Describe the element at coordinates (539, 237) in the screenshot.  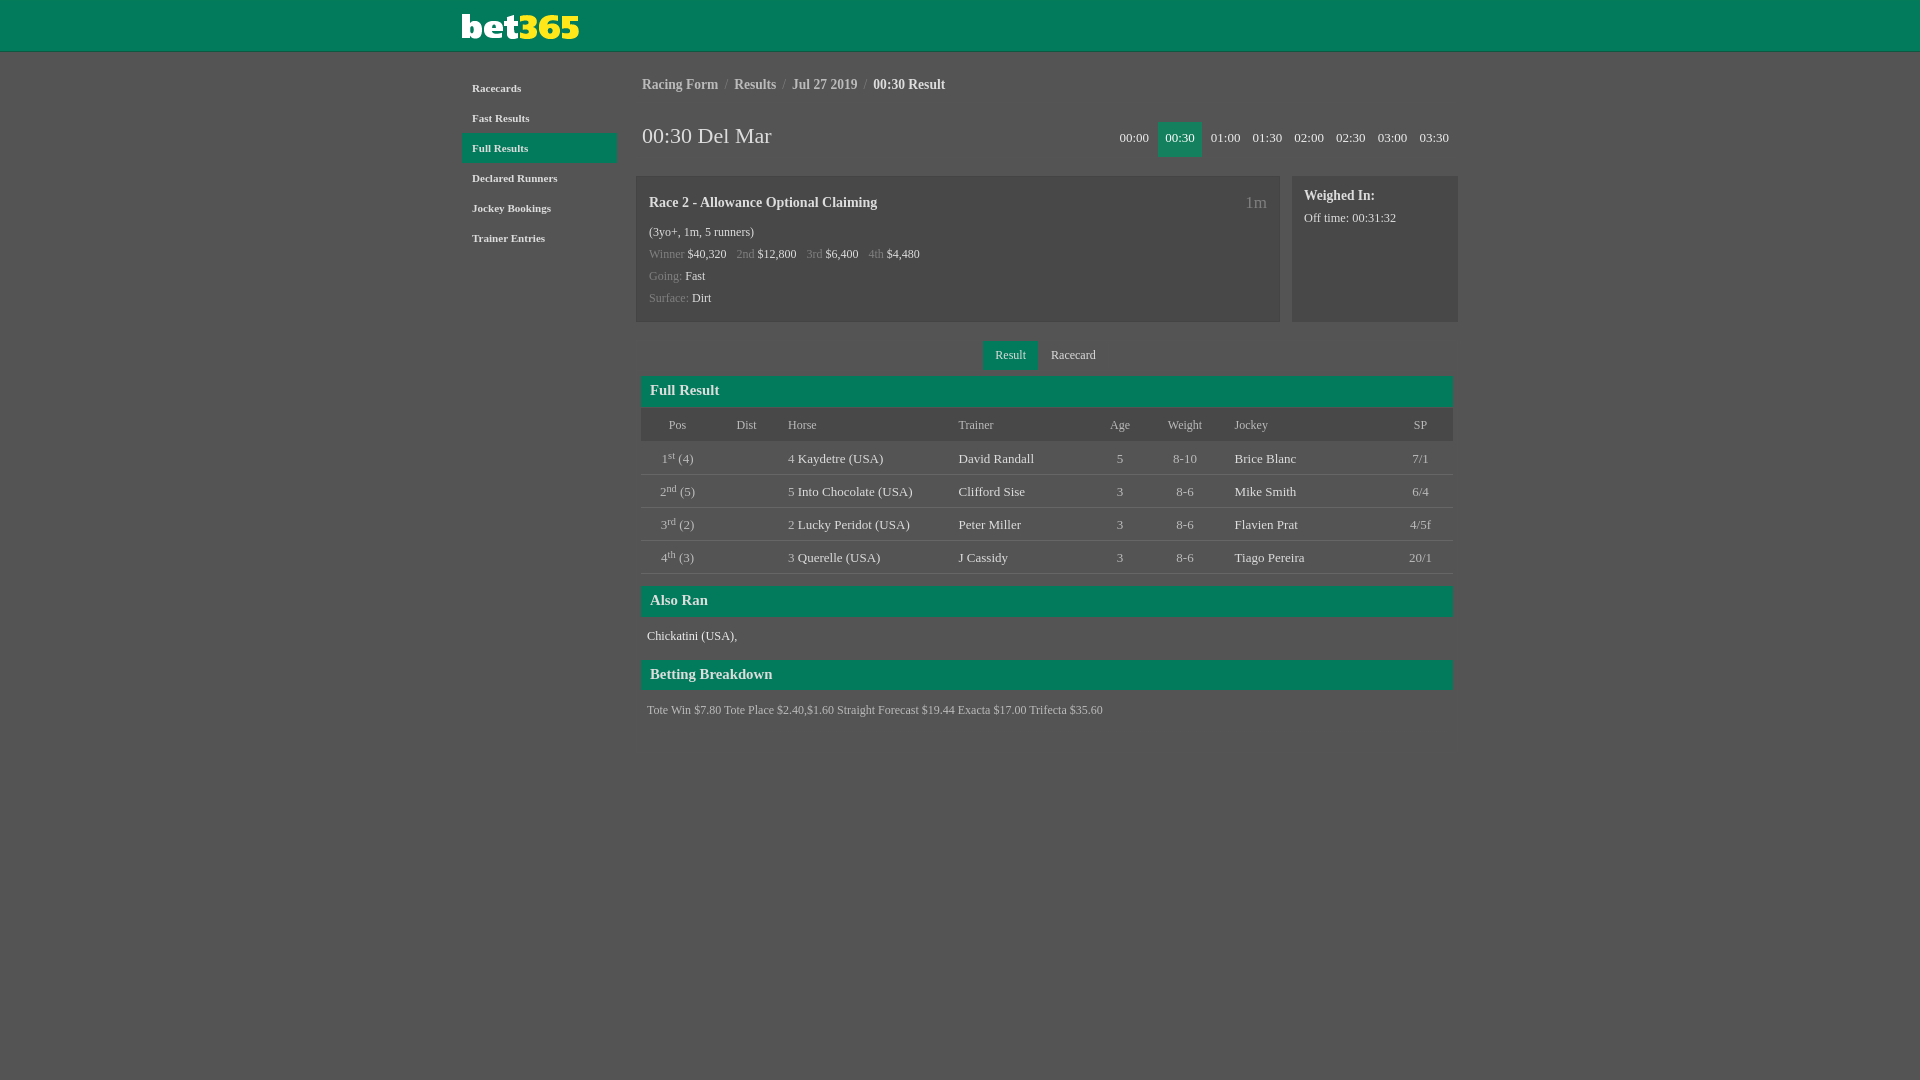
I see `'Trainer Entries'` at that location.